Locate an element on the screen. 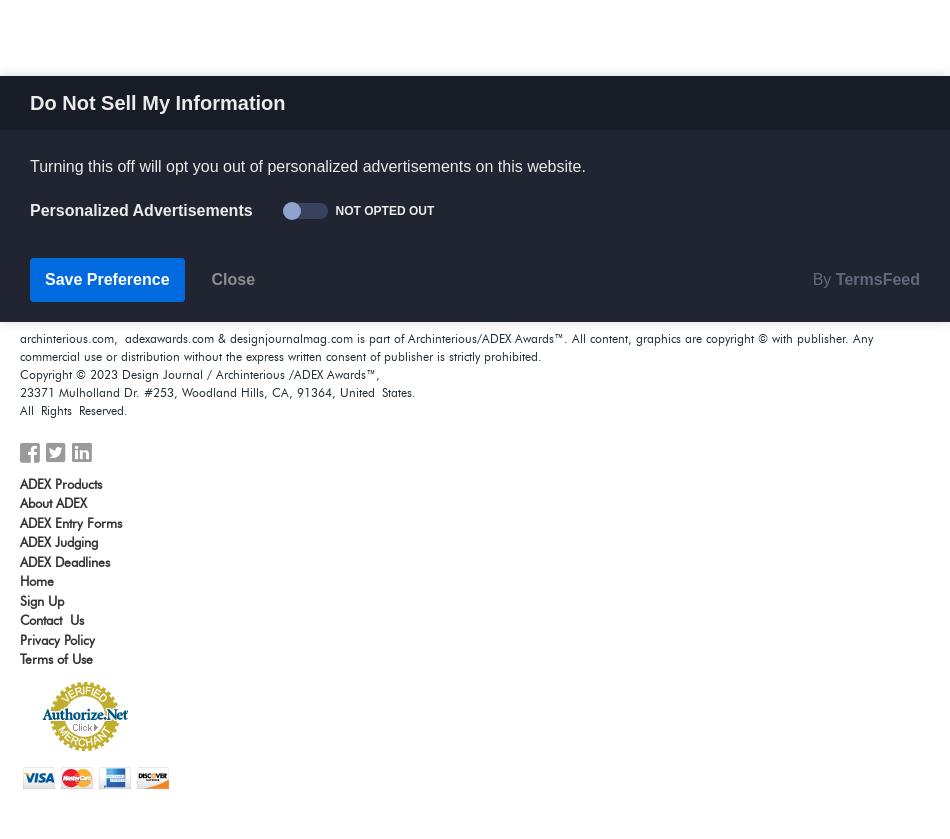 This screenshot has width=950, height=839. 'Home' is located at coordinates (36, 580).